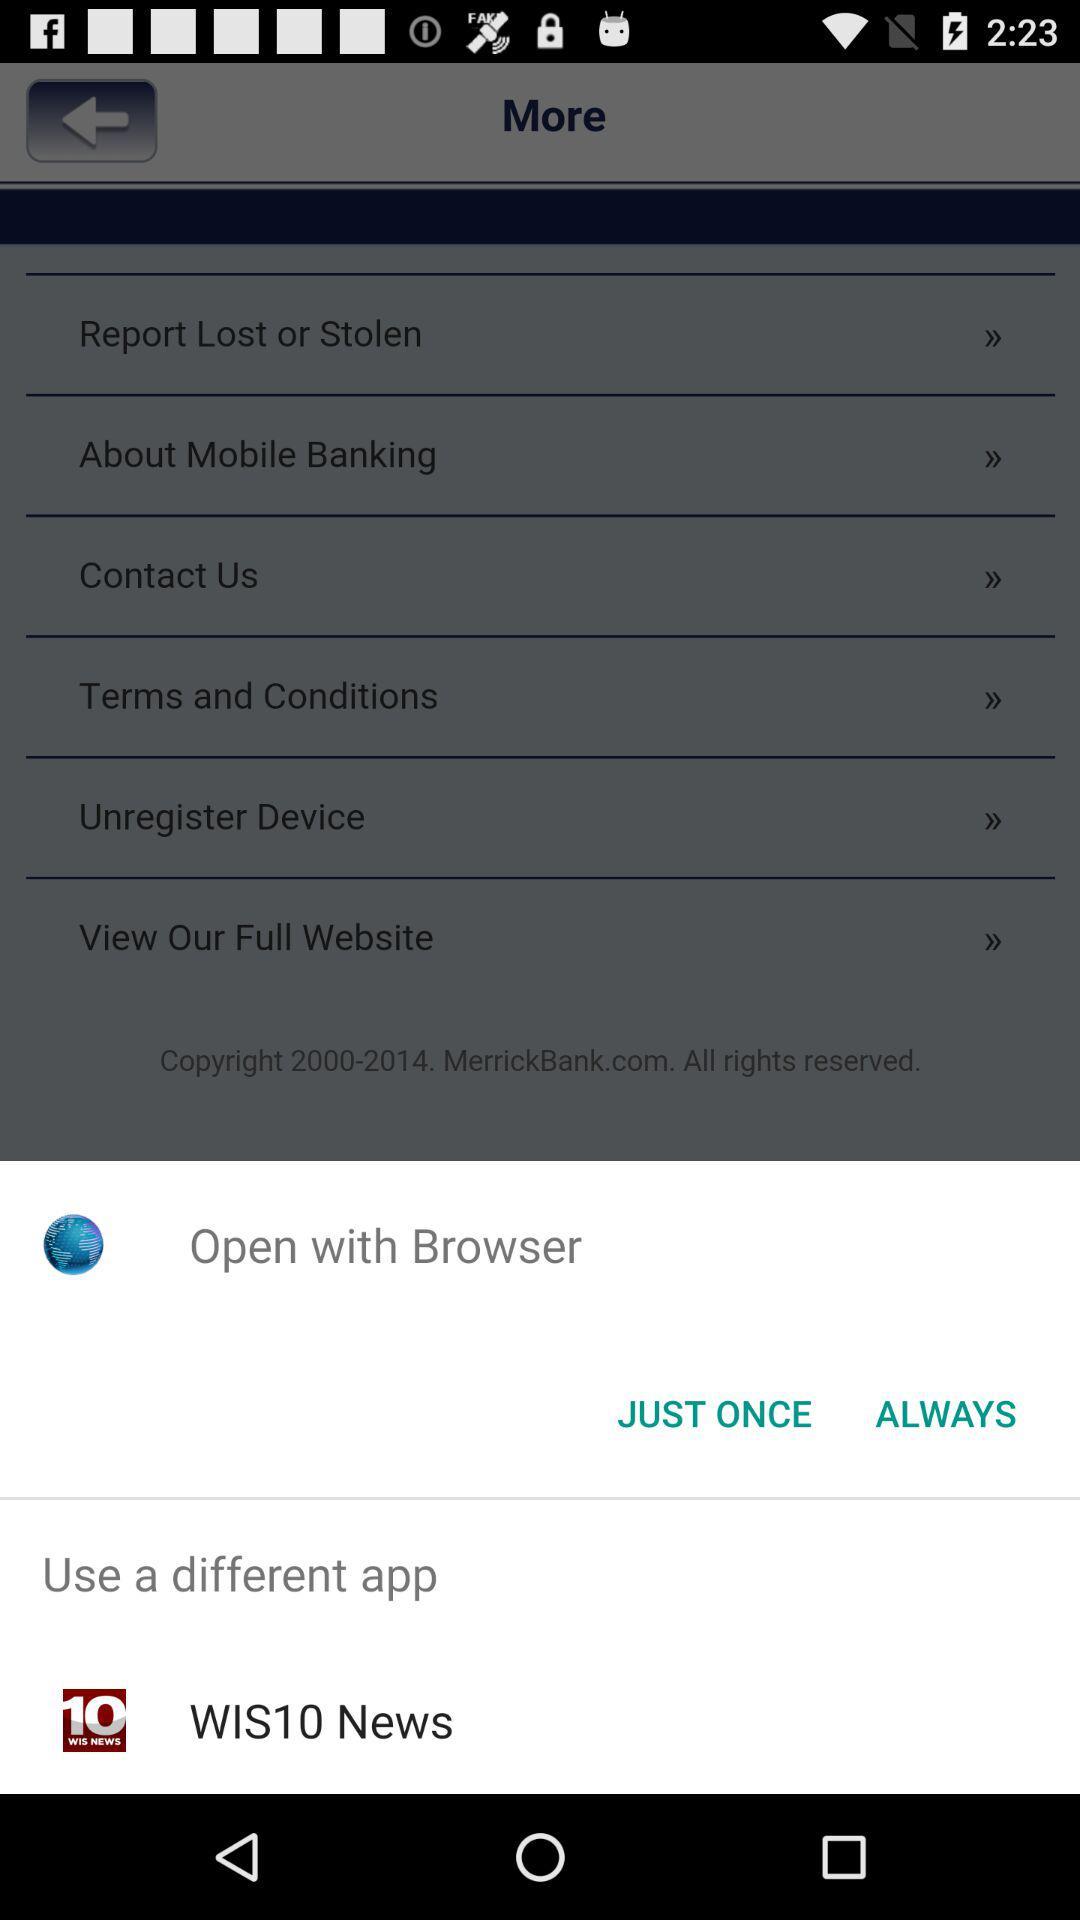  What do you see at coordinates (945, 1411) in the screenshot?
I see `icon at the bottom right corner` at bounding box center [945, 1411].